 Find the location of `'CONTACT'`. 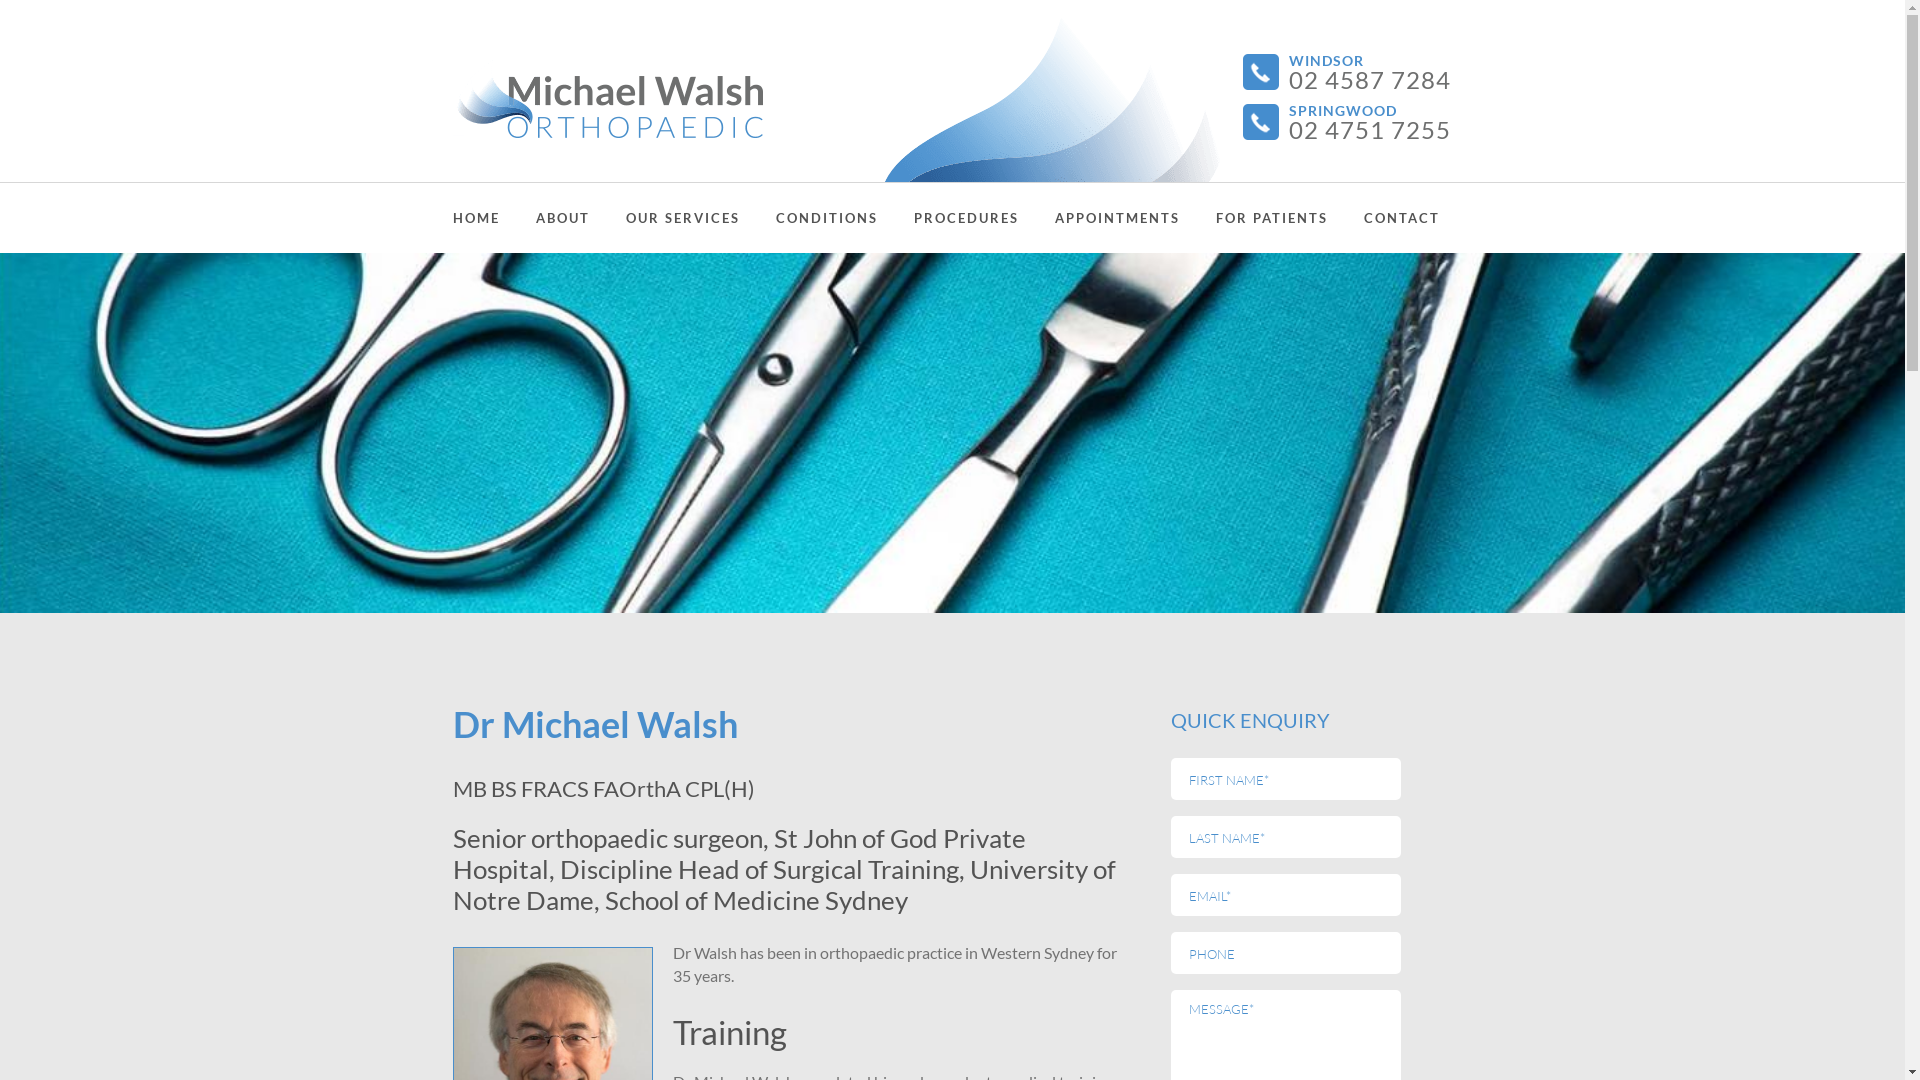

'CONTACT' is located at coordinates (1362, 218).